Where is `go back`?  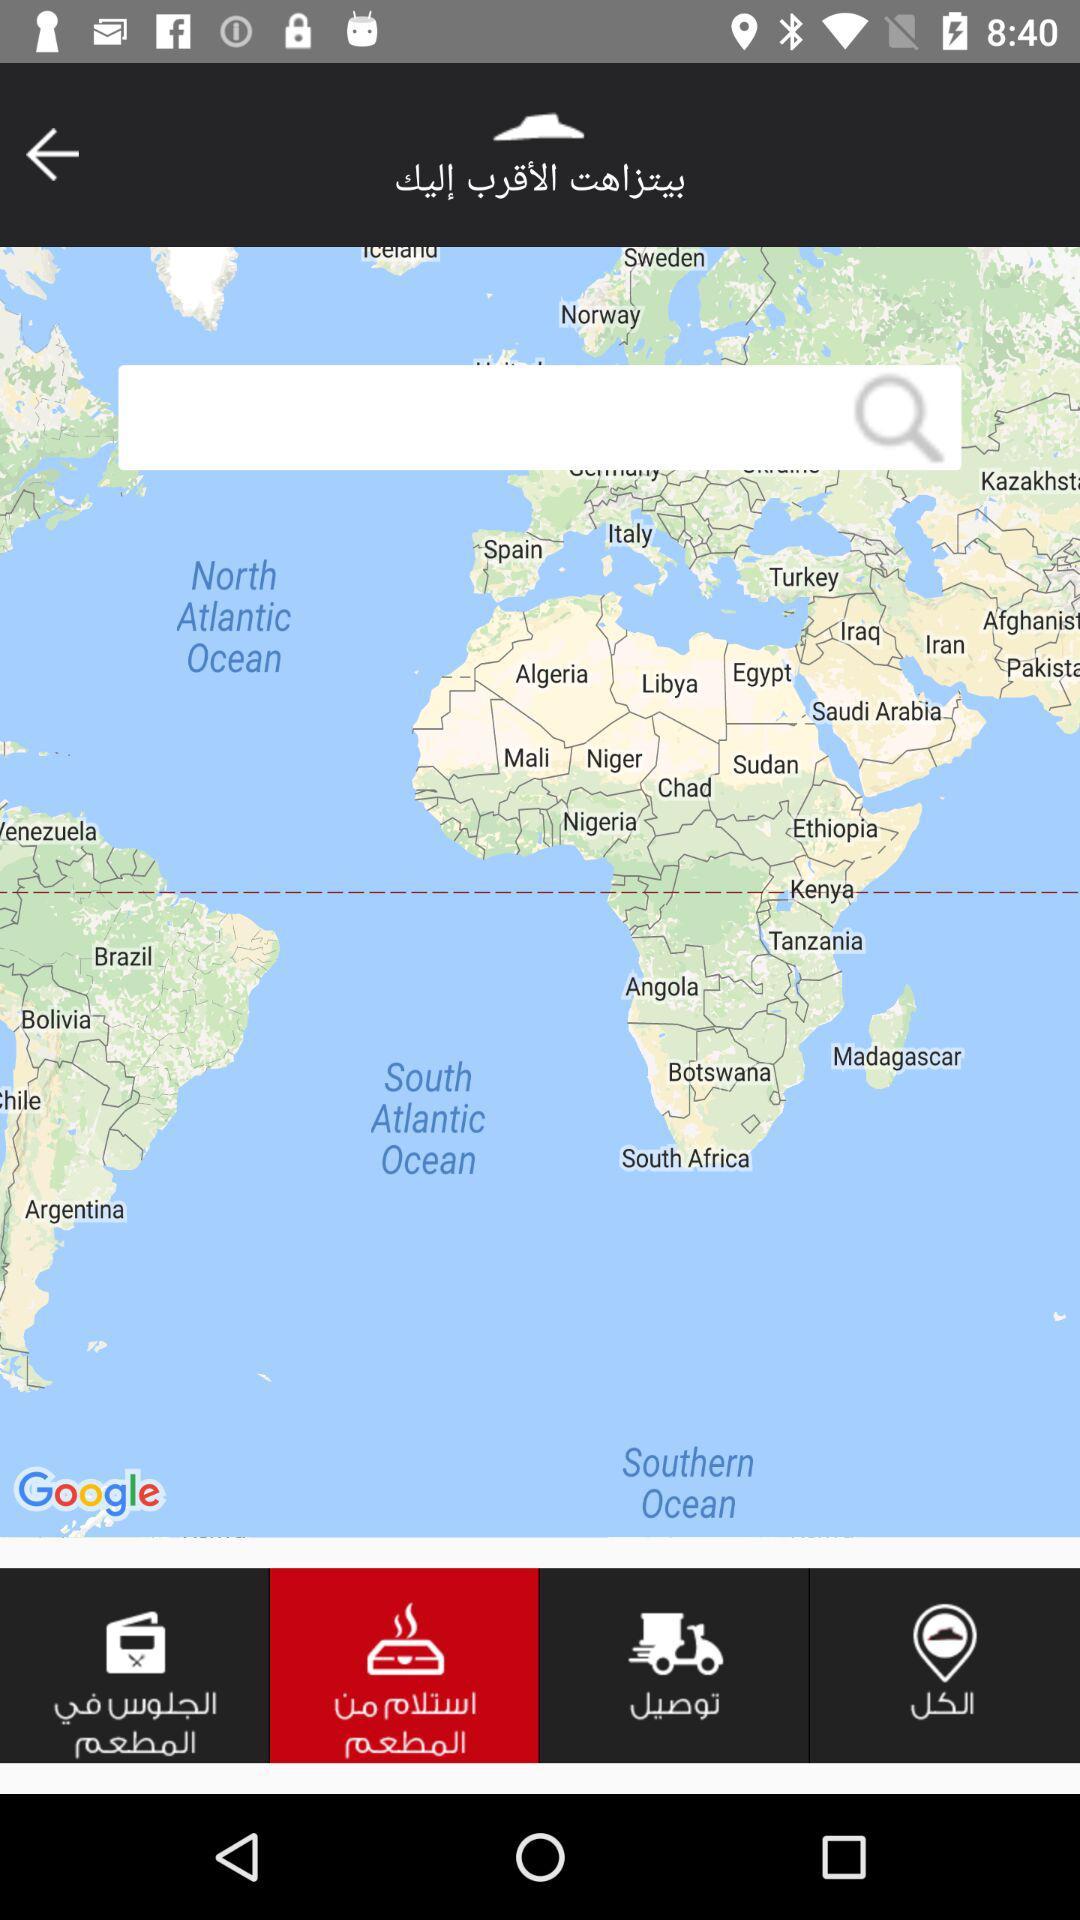 go back is located at coordinates (51, 153).